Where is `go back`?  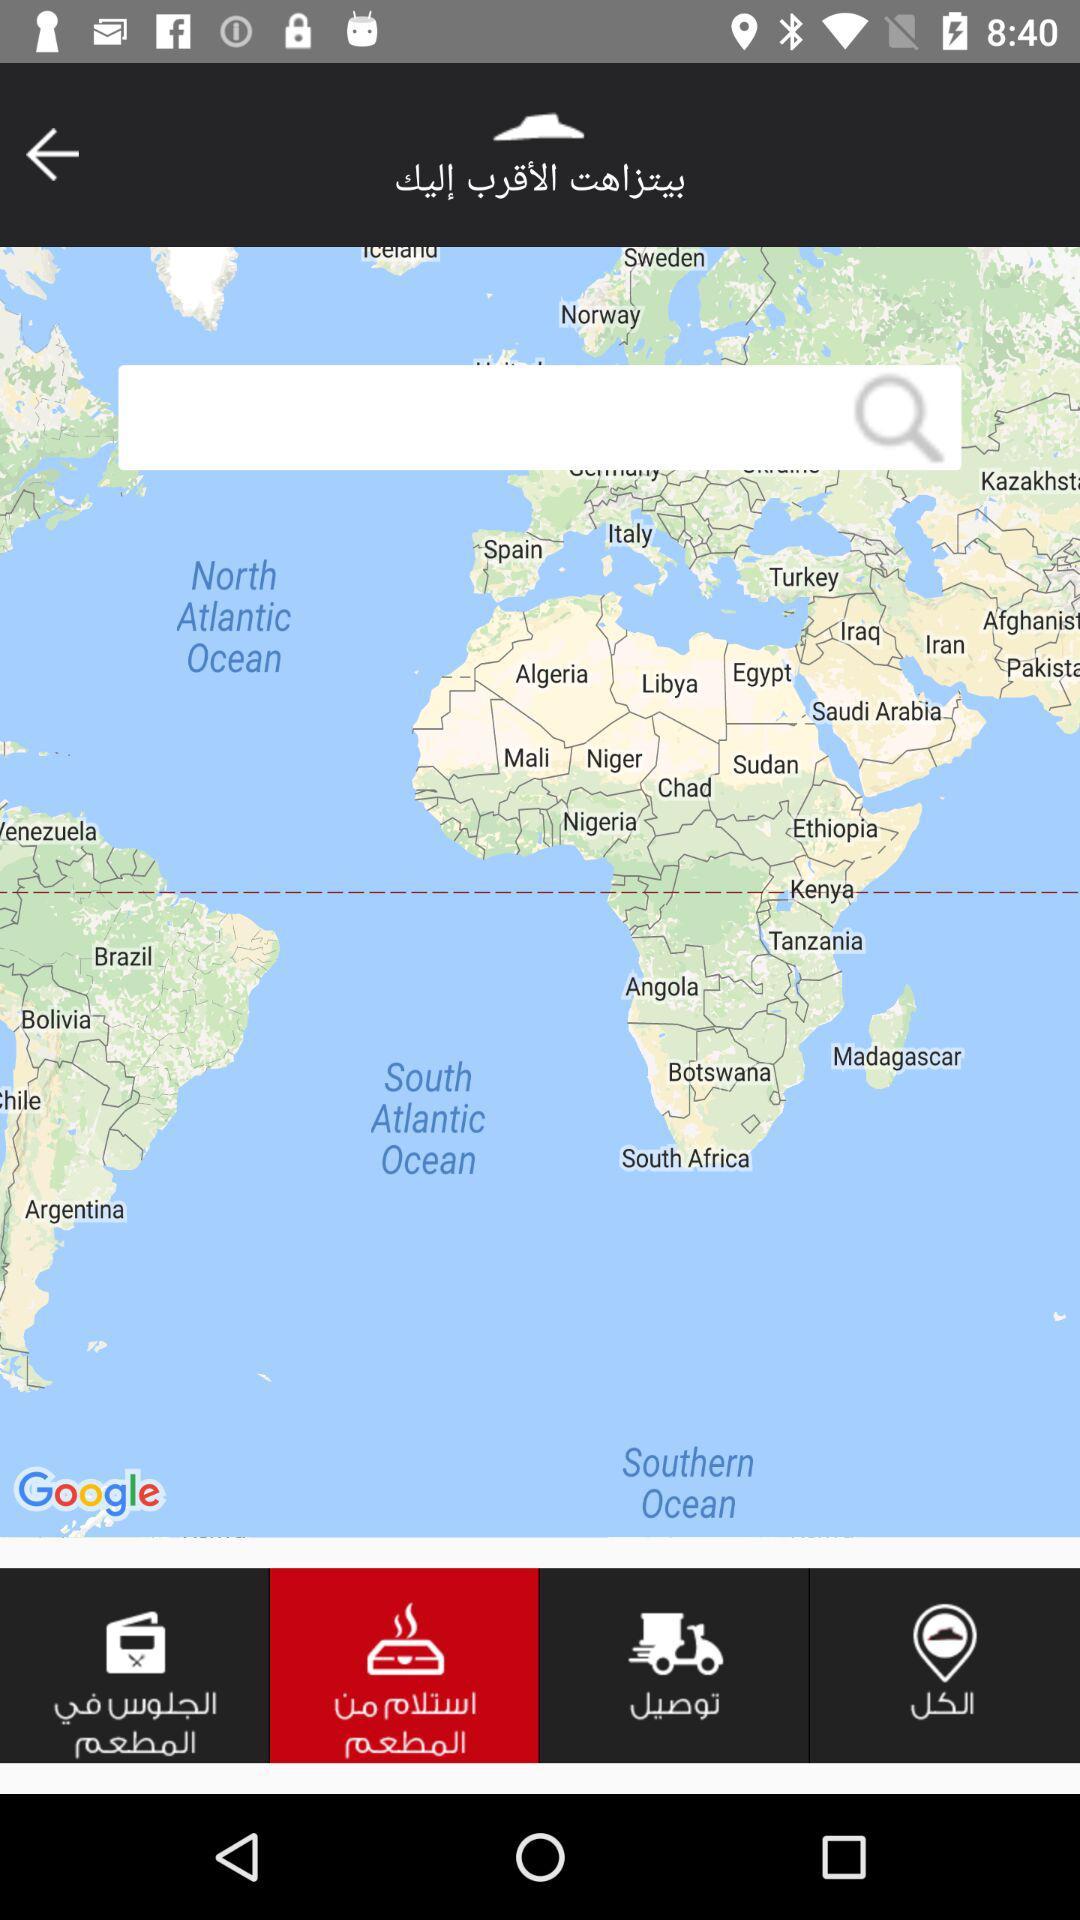 go back is located at coordinates (51, 153).